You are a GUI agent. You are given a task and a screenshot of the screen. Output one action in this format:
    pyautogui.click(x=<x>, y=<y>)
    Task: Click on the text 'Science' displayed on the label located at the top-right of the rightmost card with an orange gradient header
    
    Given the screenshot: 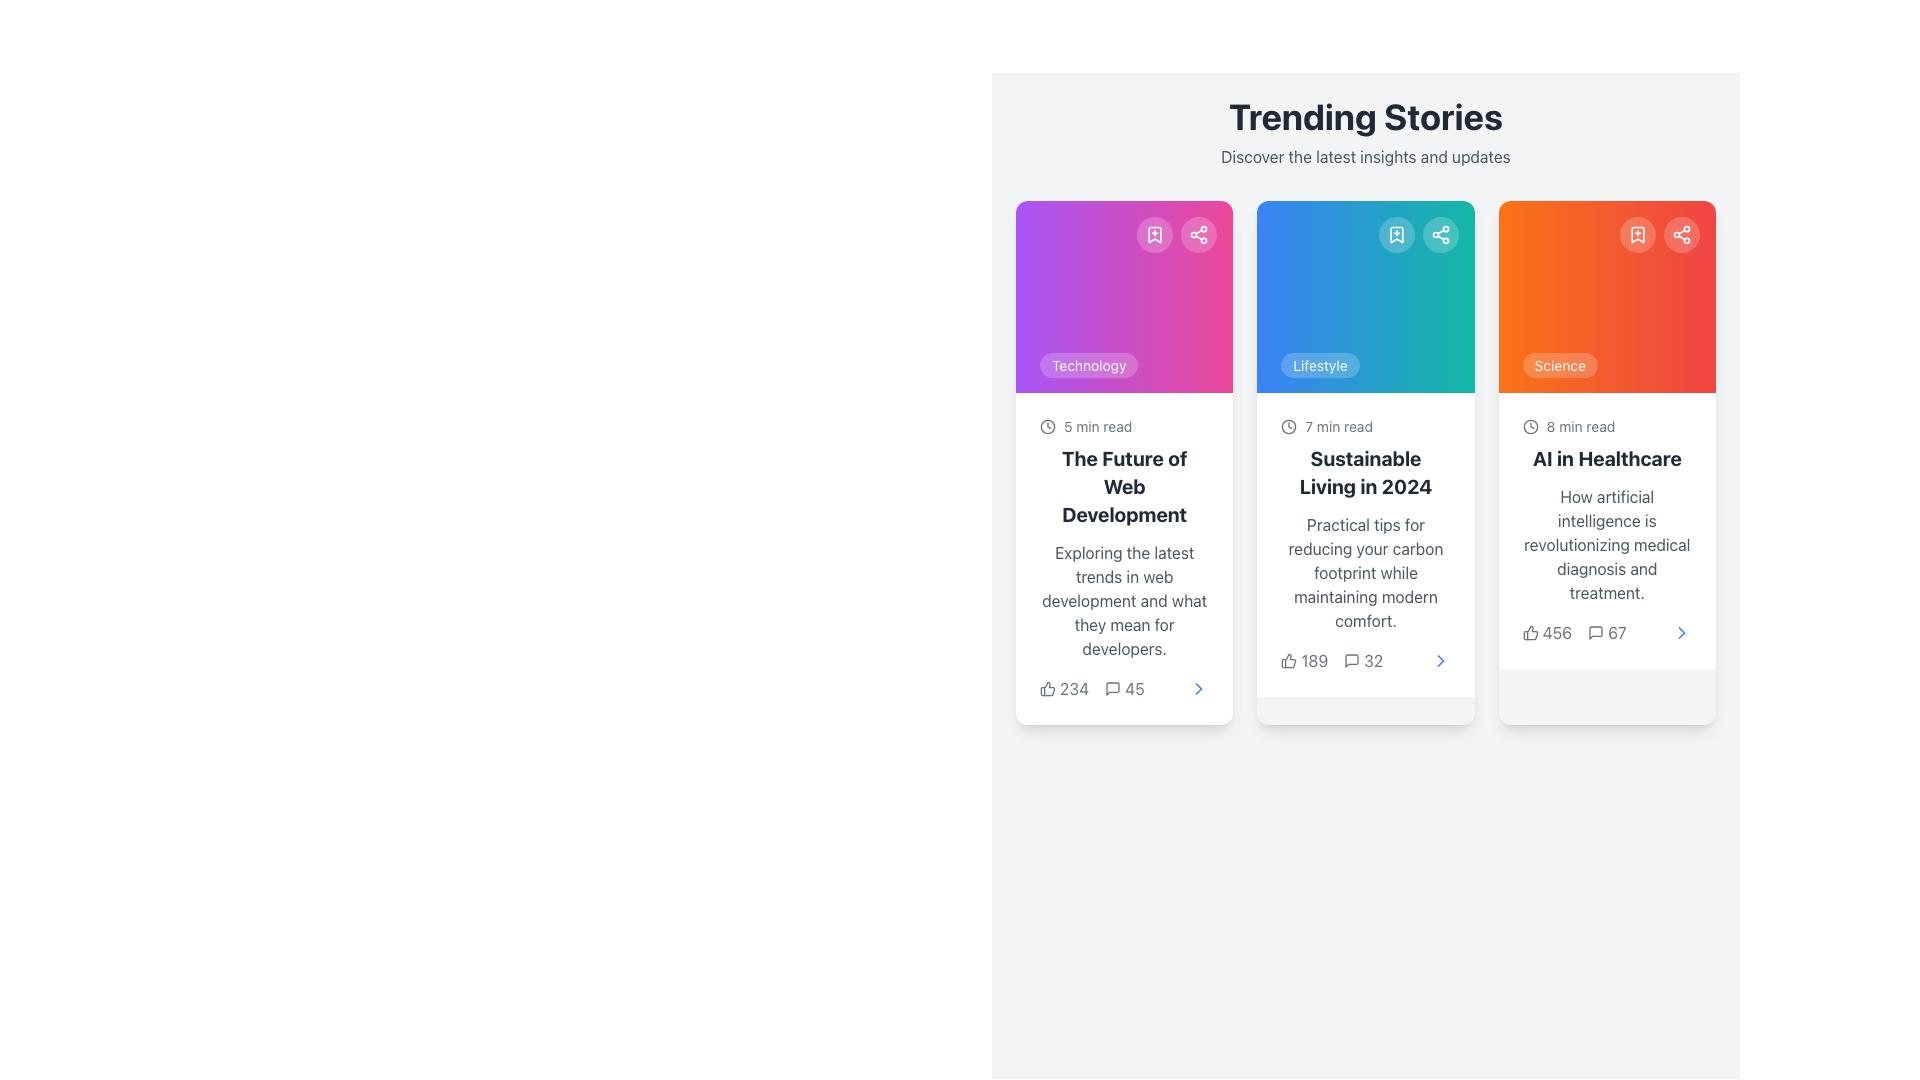 What is the action you would take?
    pyautogui.click(x=1559, y=365)
    